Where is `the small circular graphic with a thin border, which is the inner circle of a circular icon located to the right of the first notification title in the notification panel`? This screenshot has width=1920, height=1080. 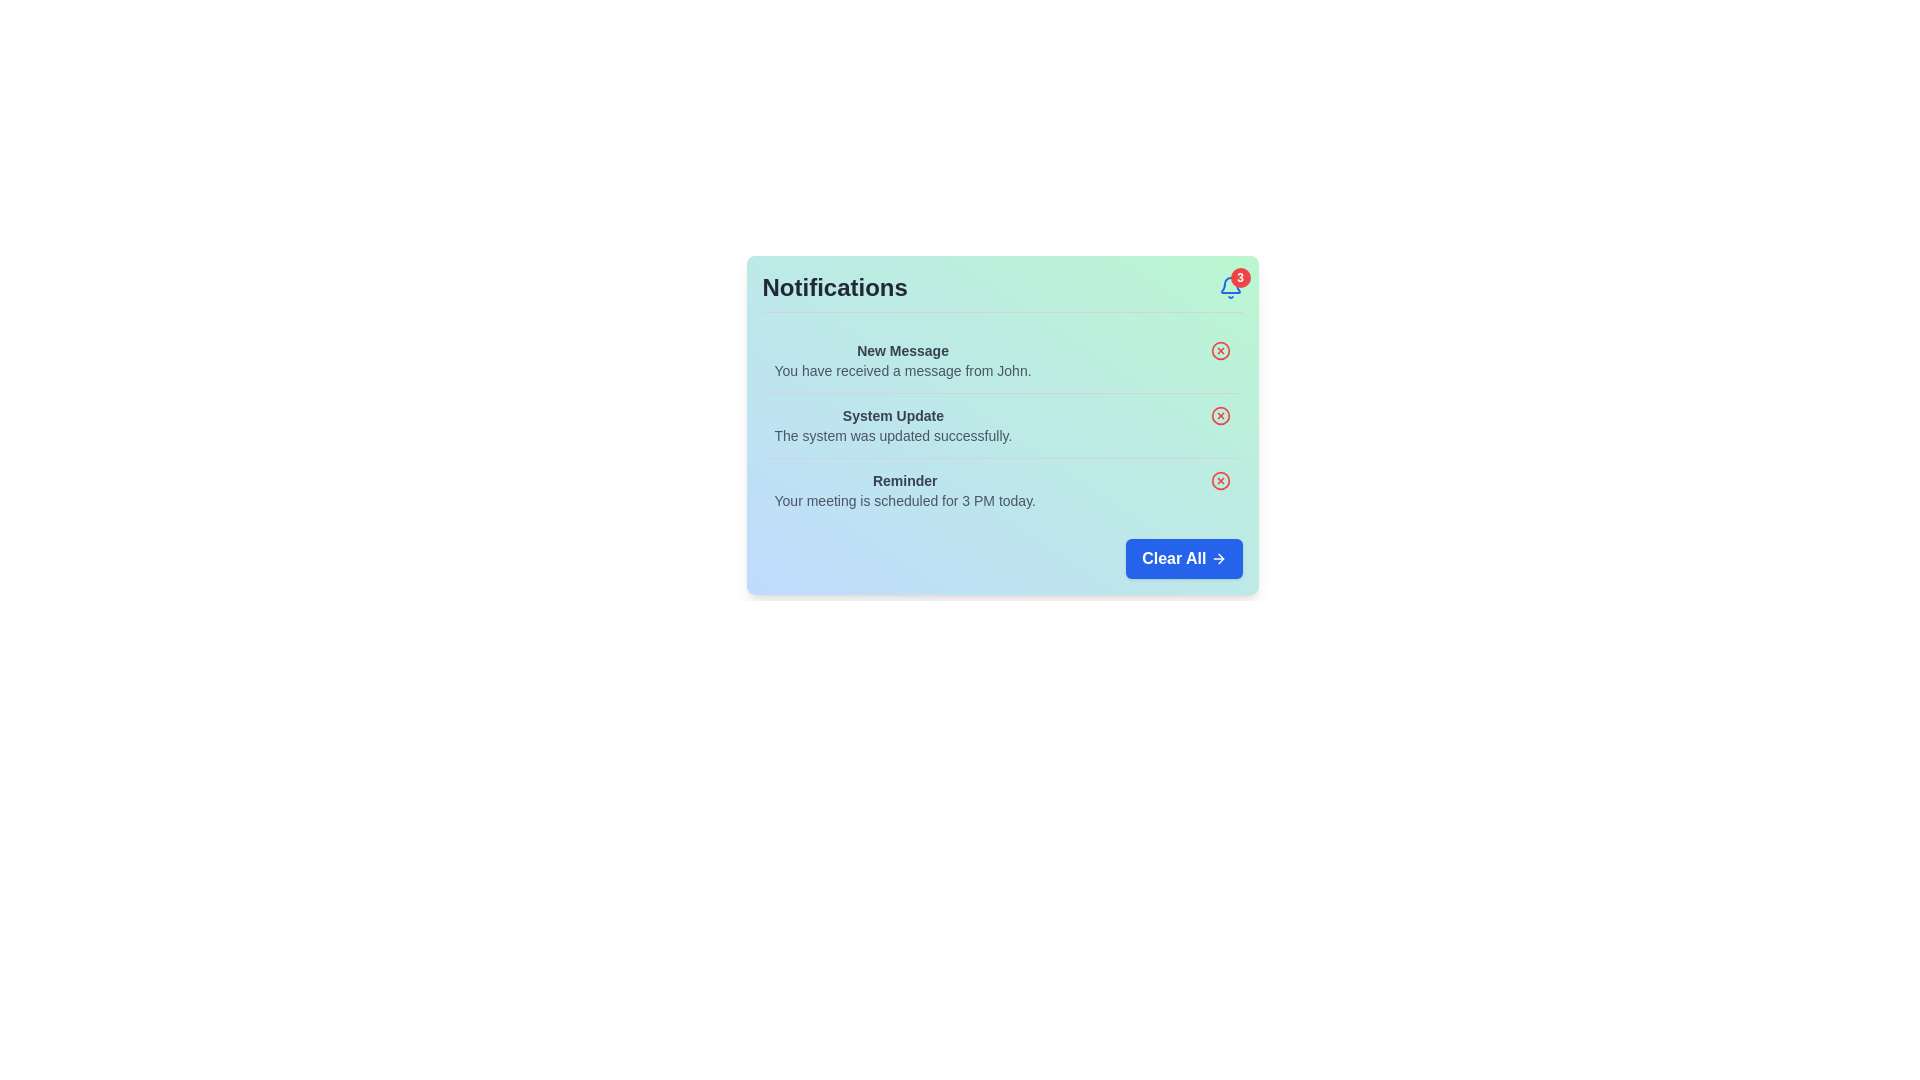
the small circular graphic with a thin border, which is the inner circle of a circular icon located to the right of the first notification title in the notification panel is located at coordinates (1219, 350).